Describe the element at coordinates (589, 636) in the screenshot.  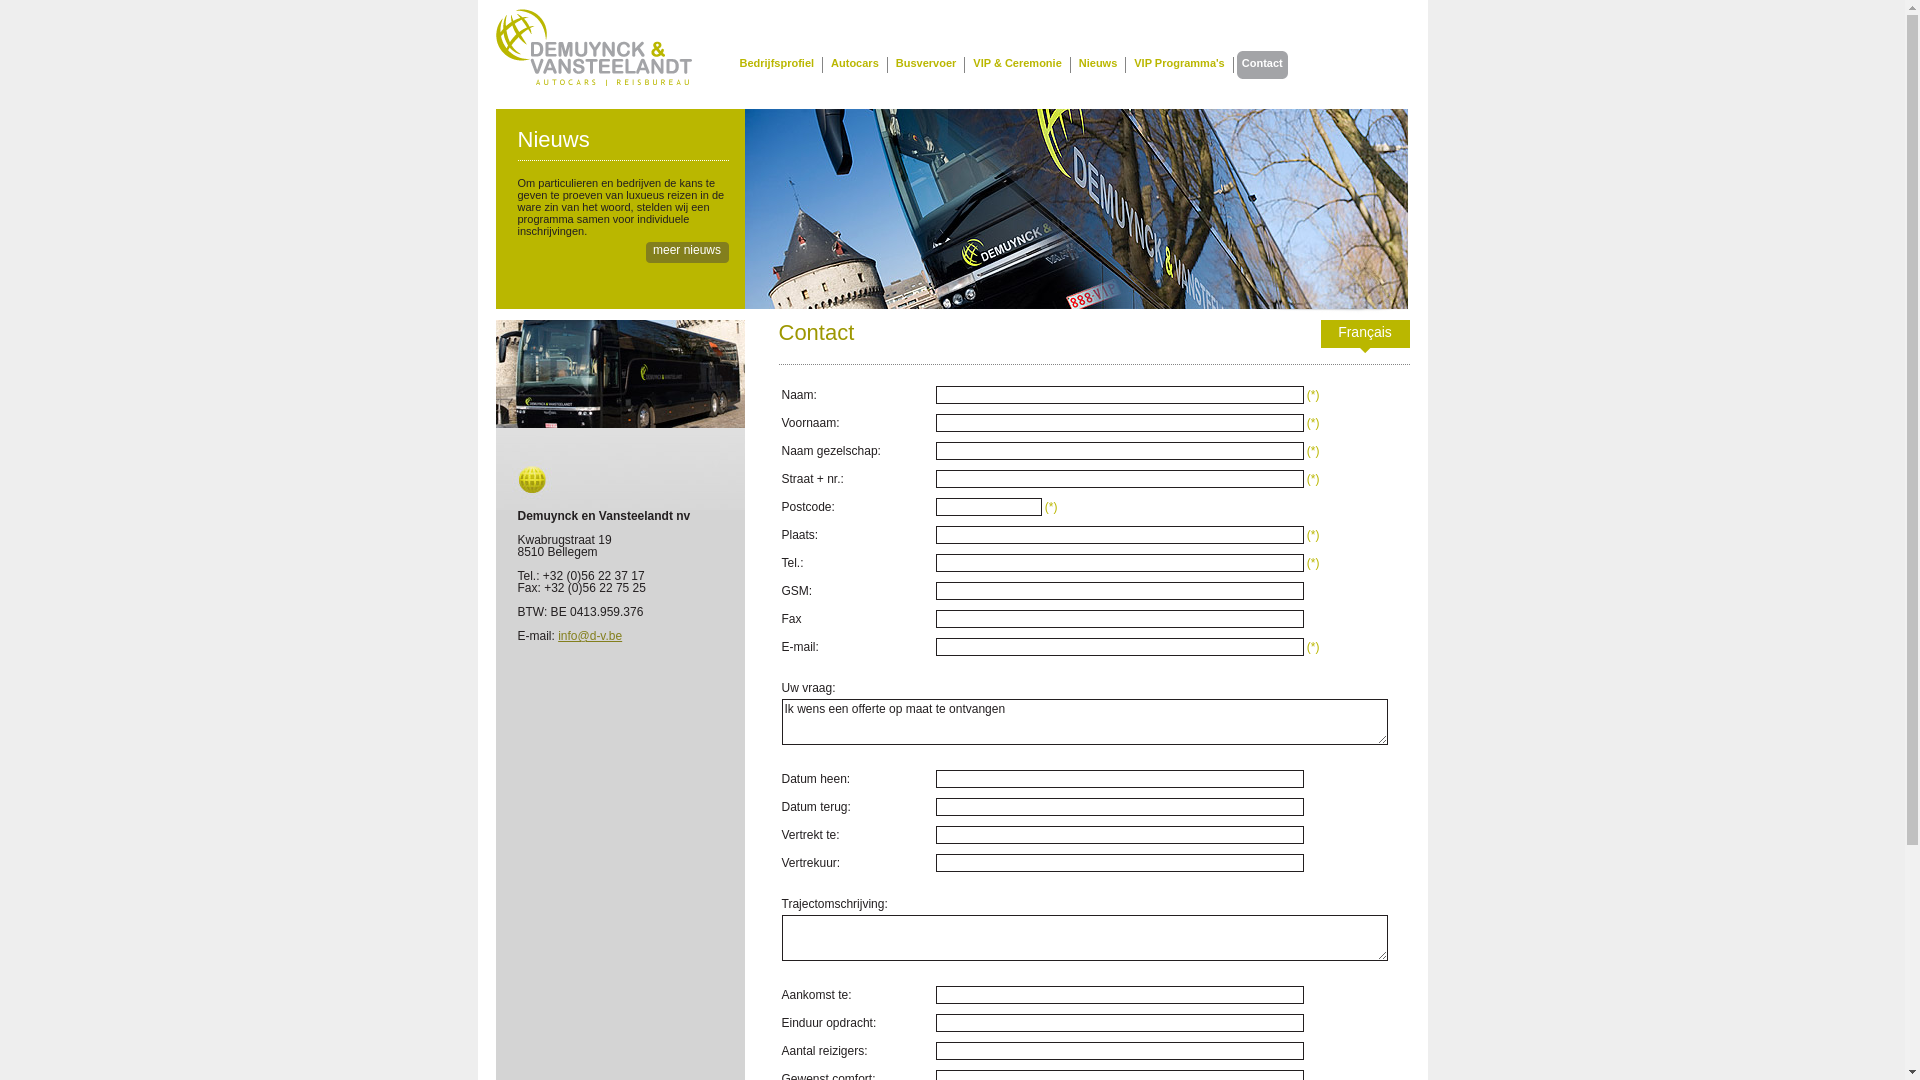
I see `'info@d-v.be'` at that location.